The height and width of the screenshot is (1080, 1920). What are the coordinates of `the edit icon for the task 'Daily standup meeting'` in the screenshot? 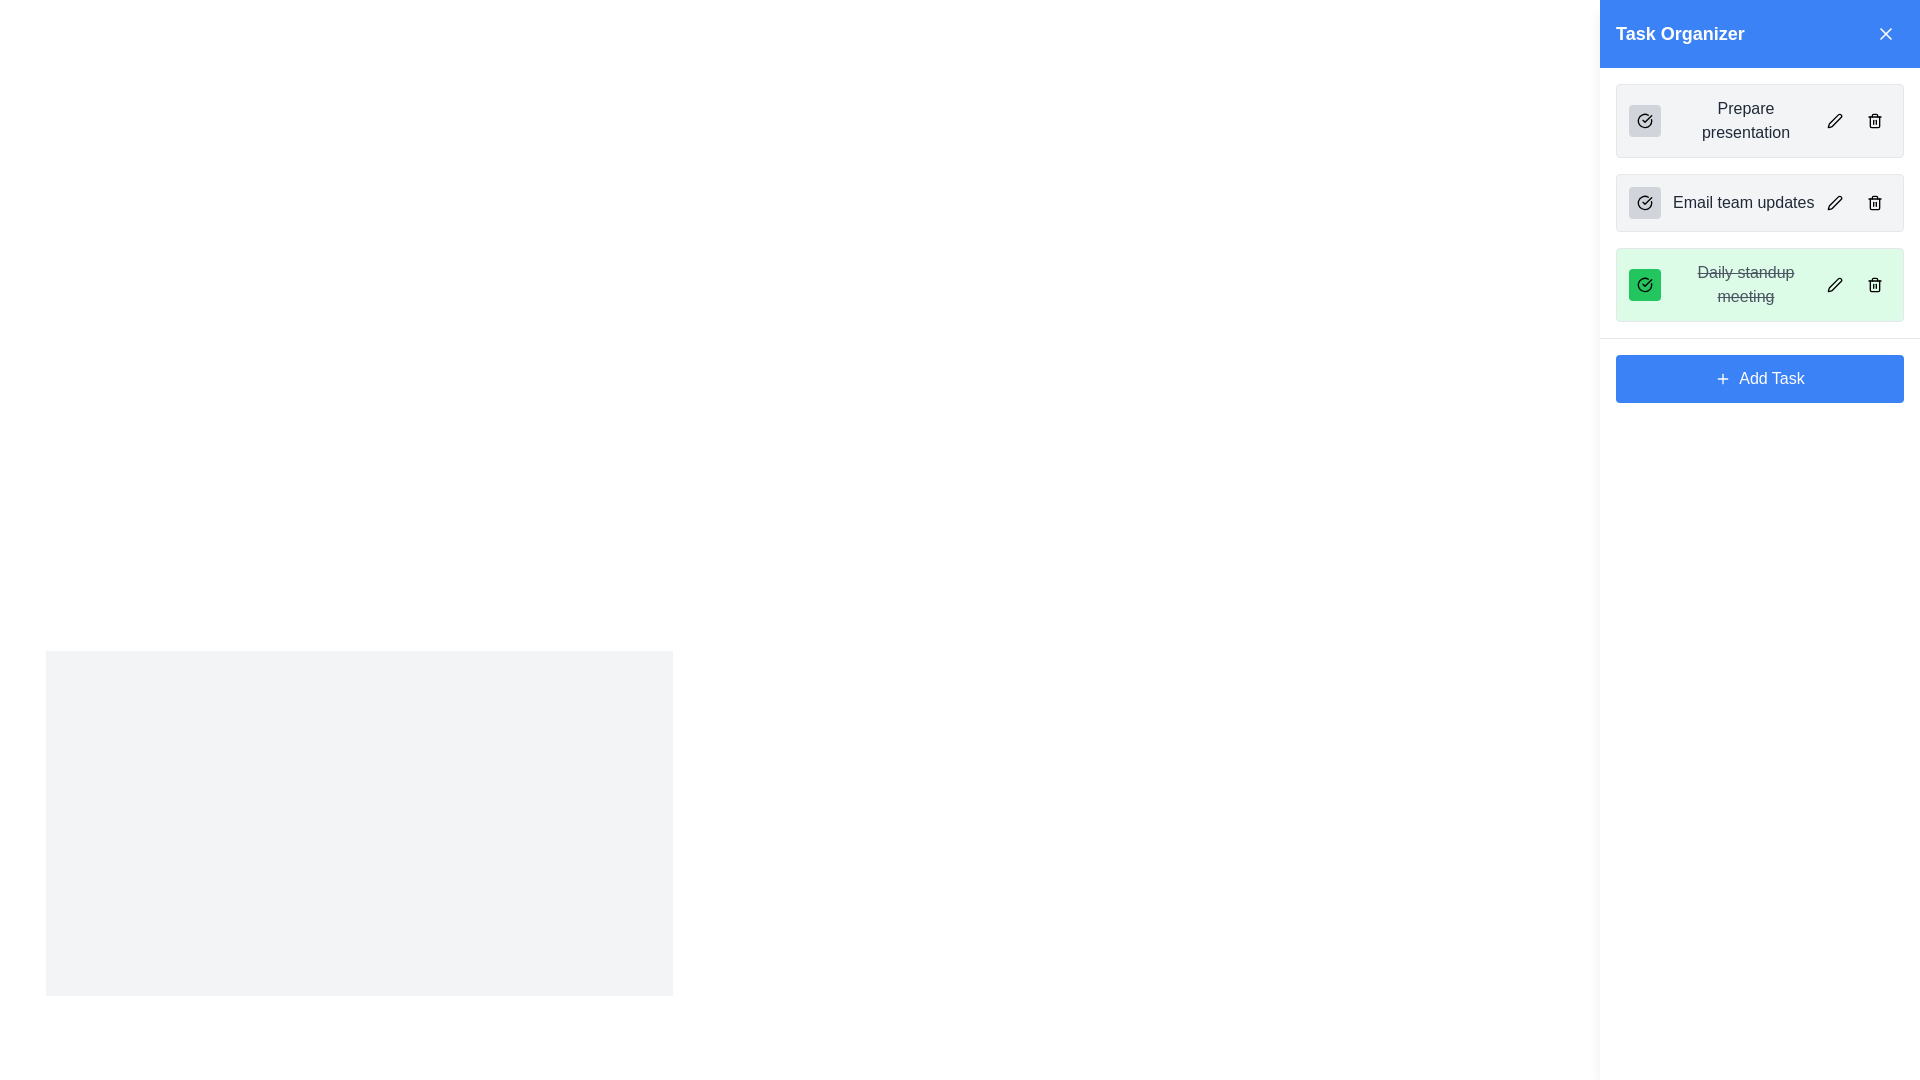 It's located at (1834, 284).